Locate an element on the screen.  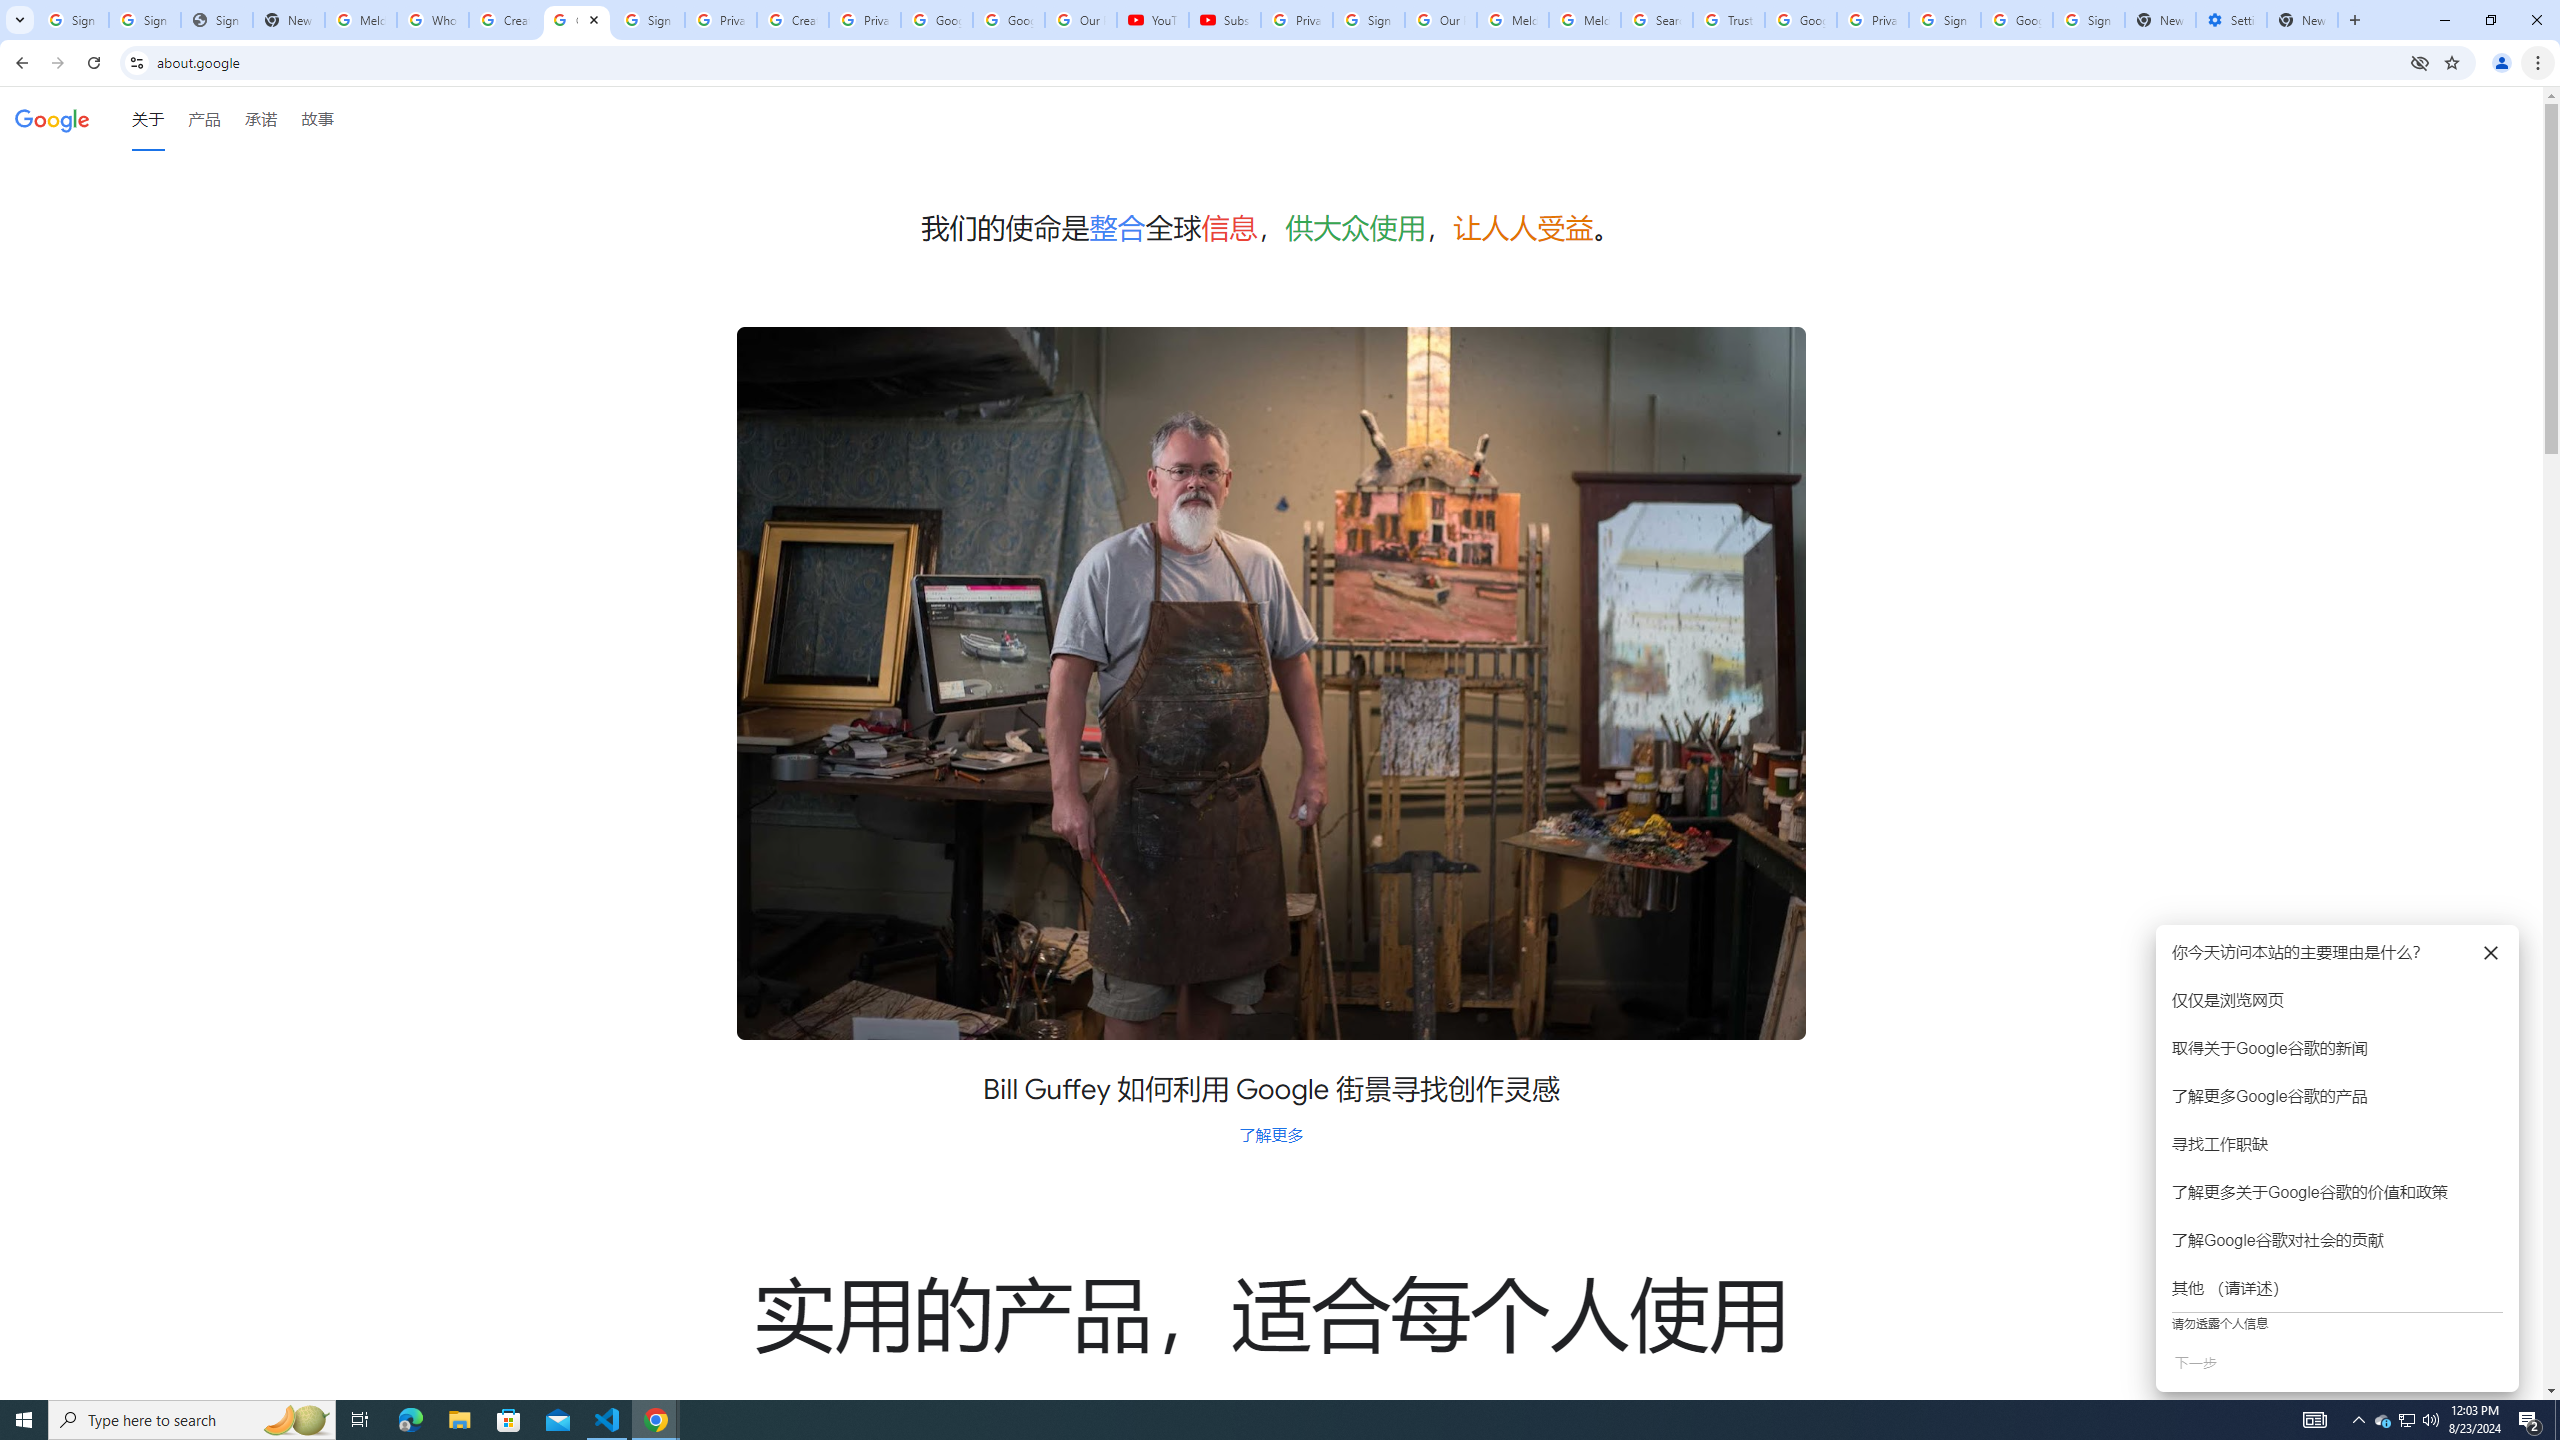
'Sign in - Google Accounts' is located at coordinates (72, 19).